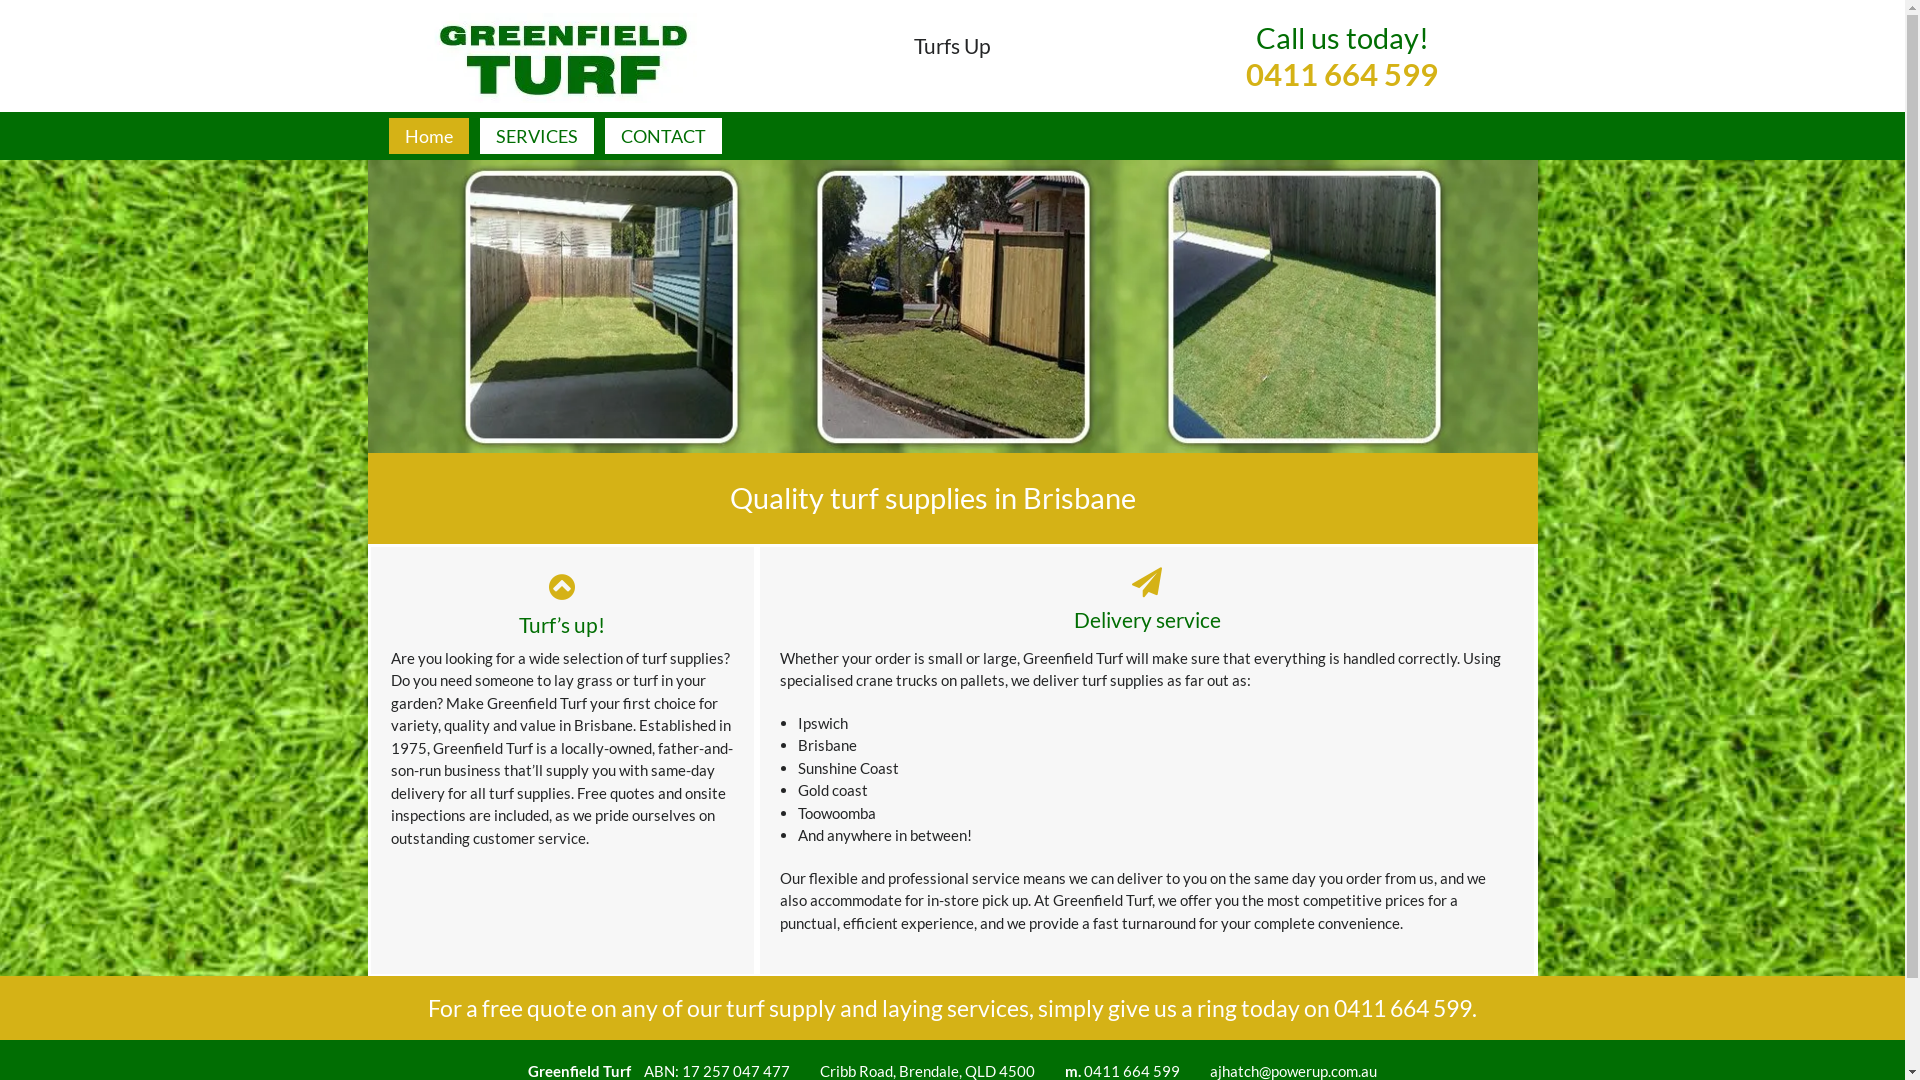 This screenshot has width=1920, height=1080. Describe the element at coordinates (560, 56) in the screenshot. I see `'greenfield turf logo'` at that location.